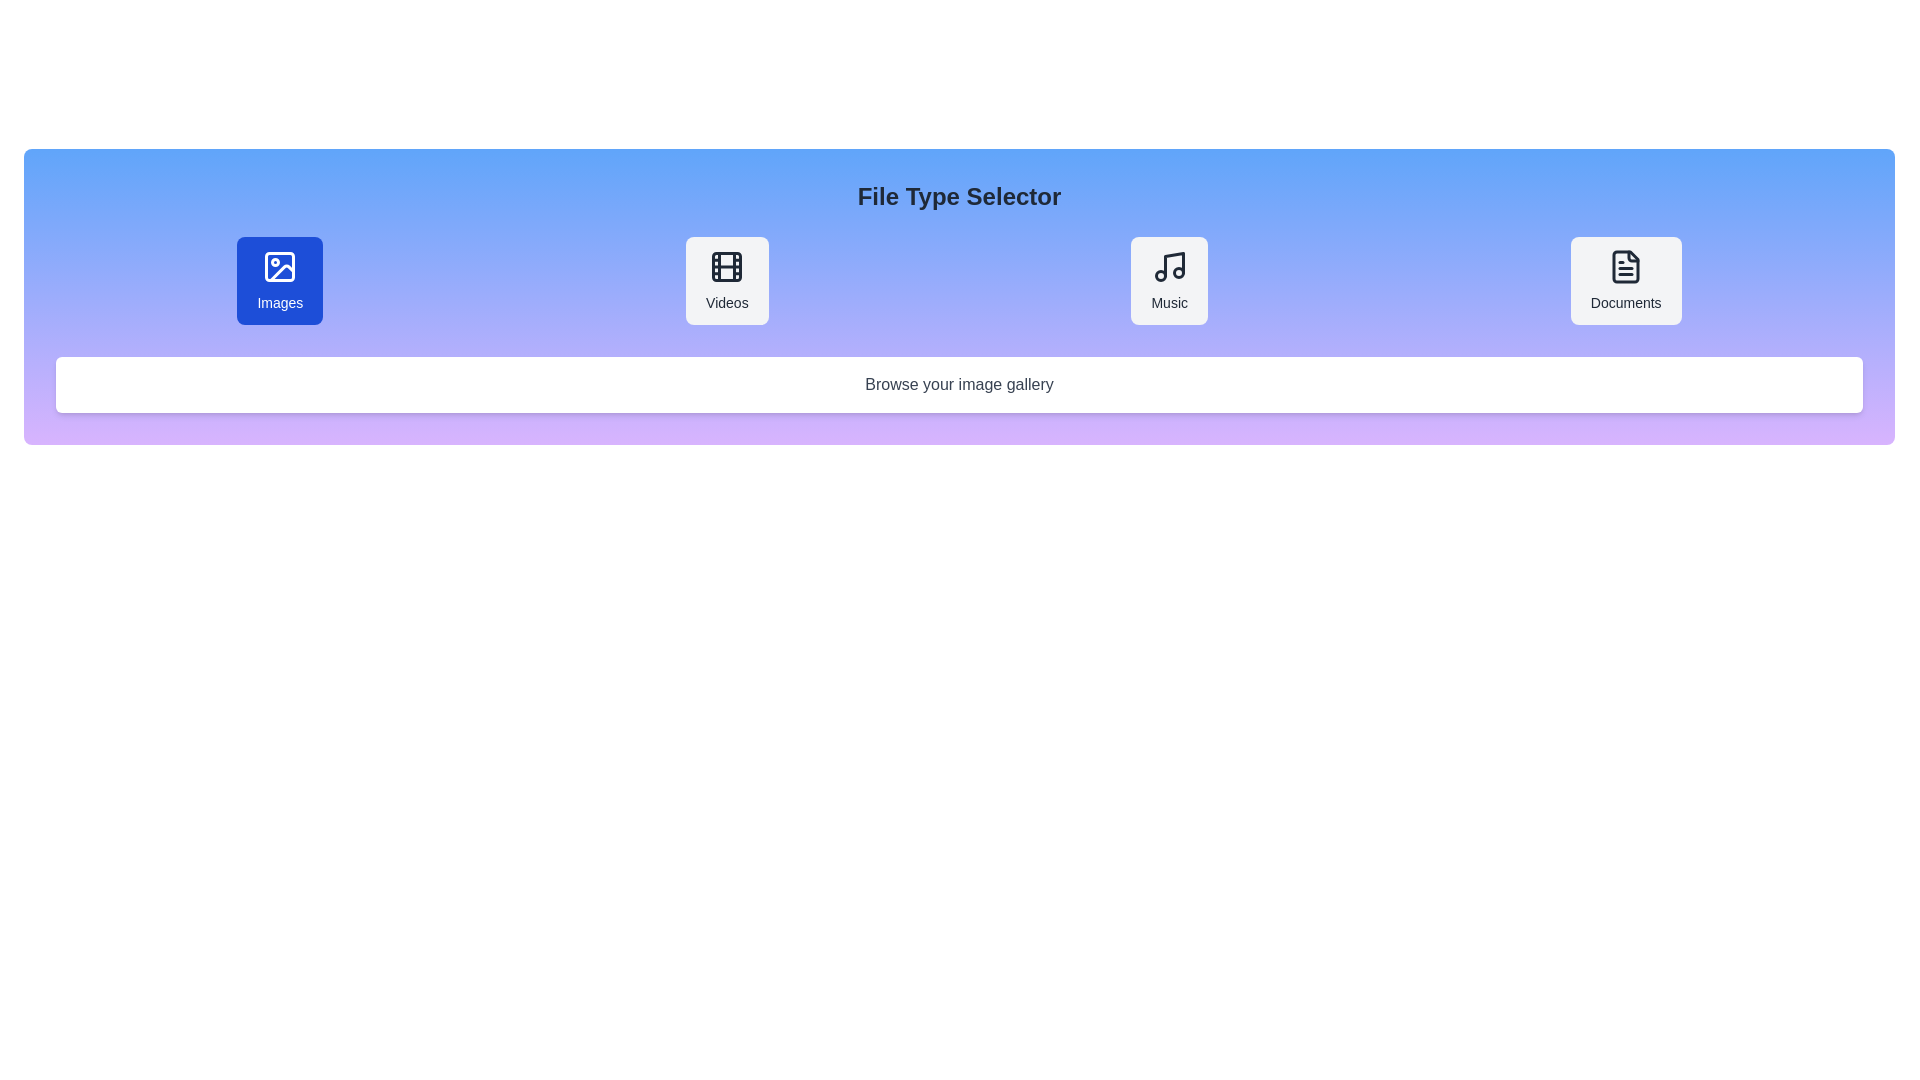 The image size is (1920, 1080). What do you see at coordinates (725, 281) in the screenshot?
I see `the file type Videos to display its description` at bounding box center [725, 281].